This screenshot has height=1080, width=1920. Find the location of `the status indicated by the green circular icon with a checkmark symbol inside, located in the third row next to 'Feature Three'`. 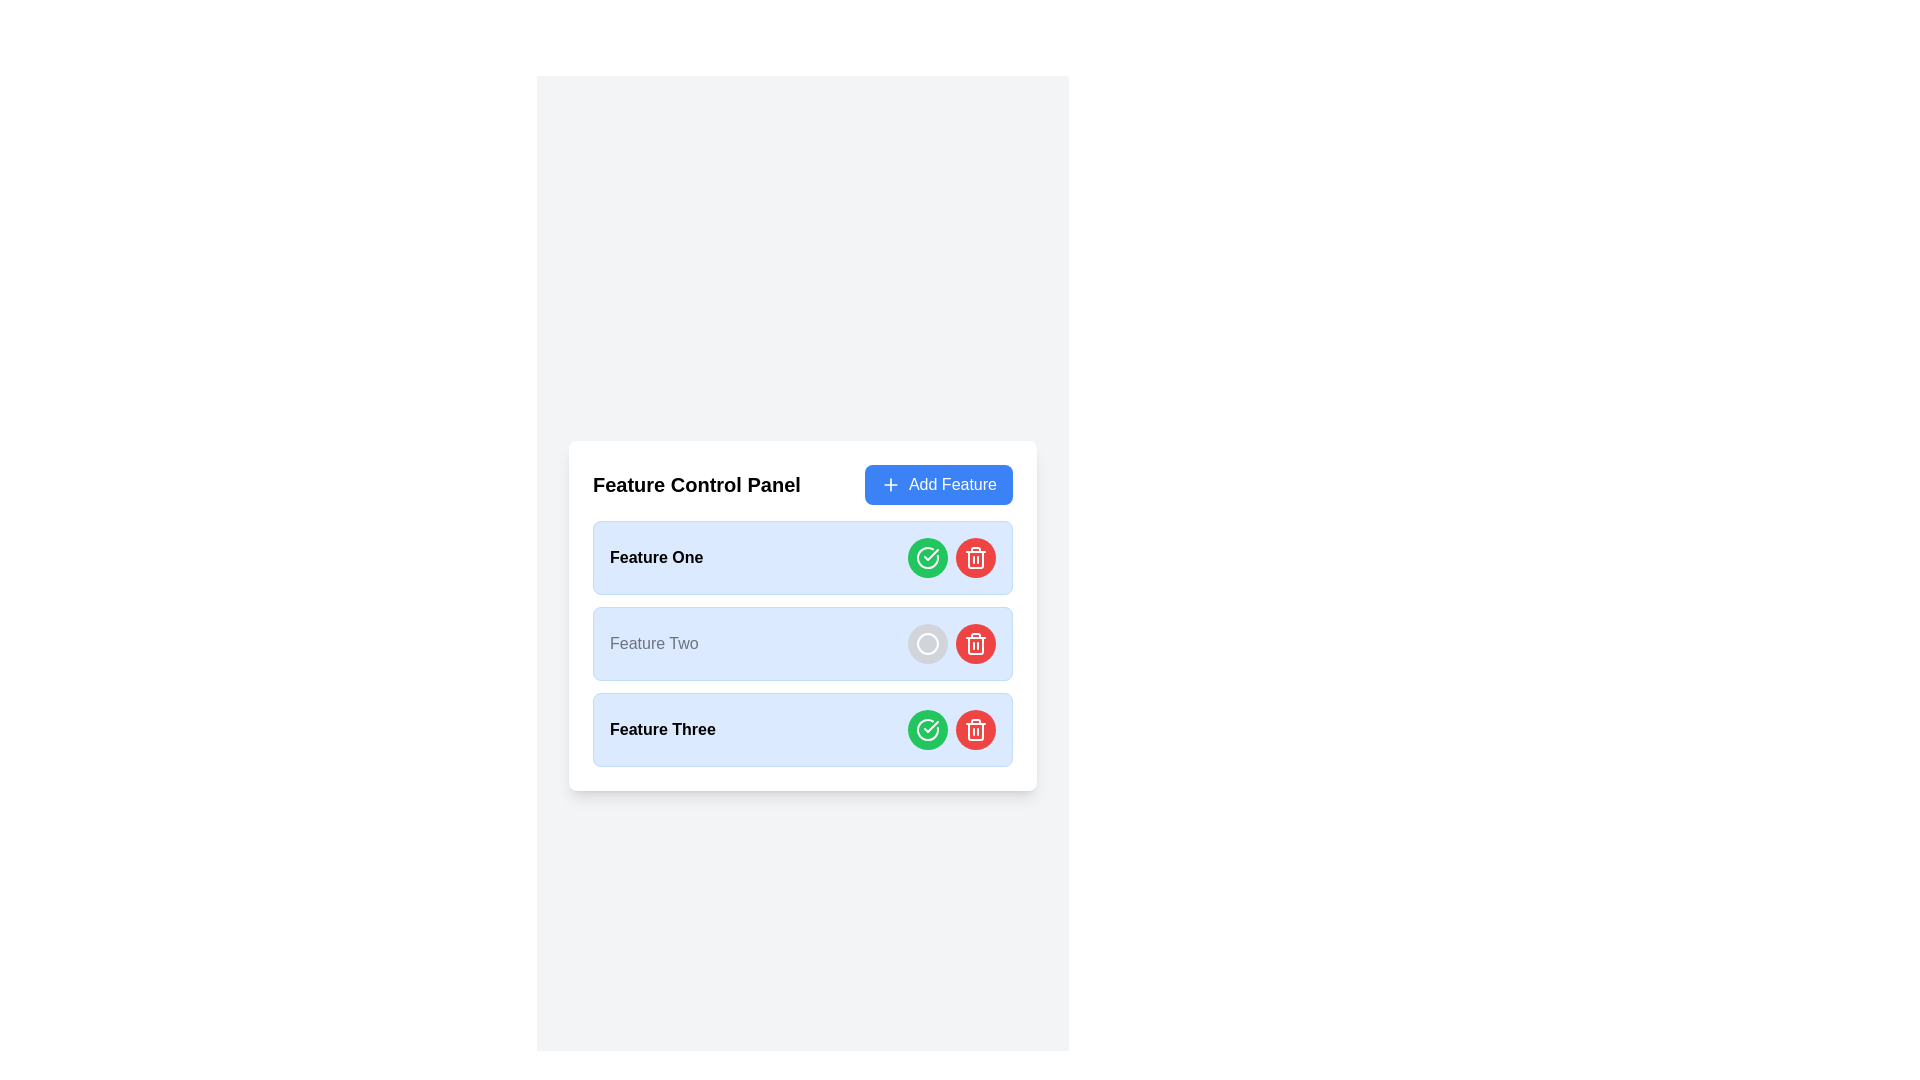

the status indicated by the green circular icon with a checkmark symbol inside, located in the third row next to 'Feature Three' is located at coordinates (926, 558).